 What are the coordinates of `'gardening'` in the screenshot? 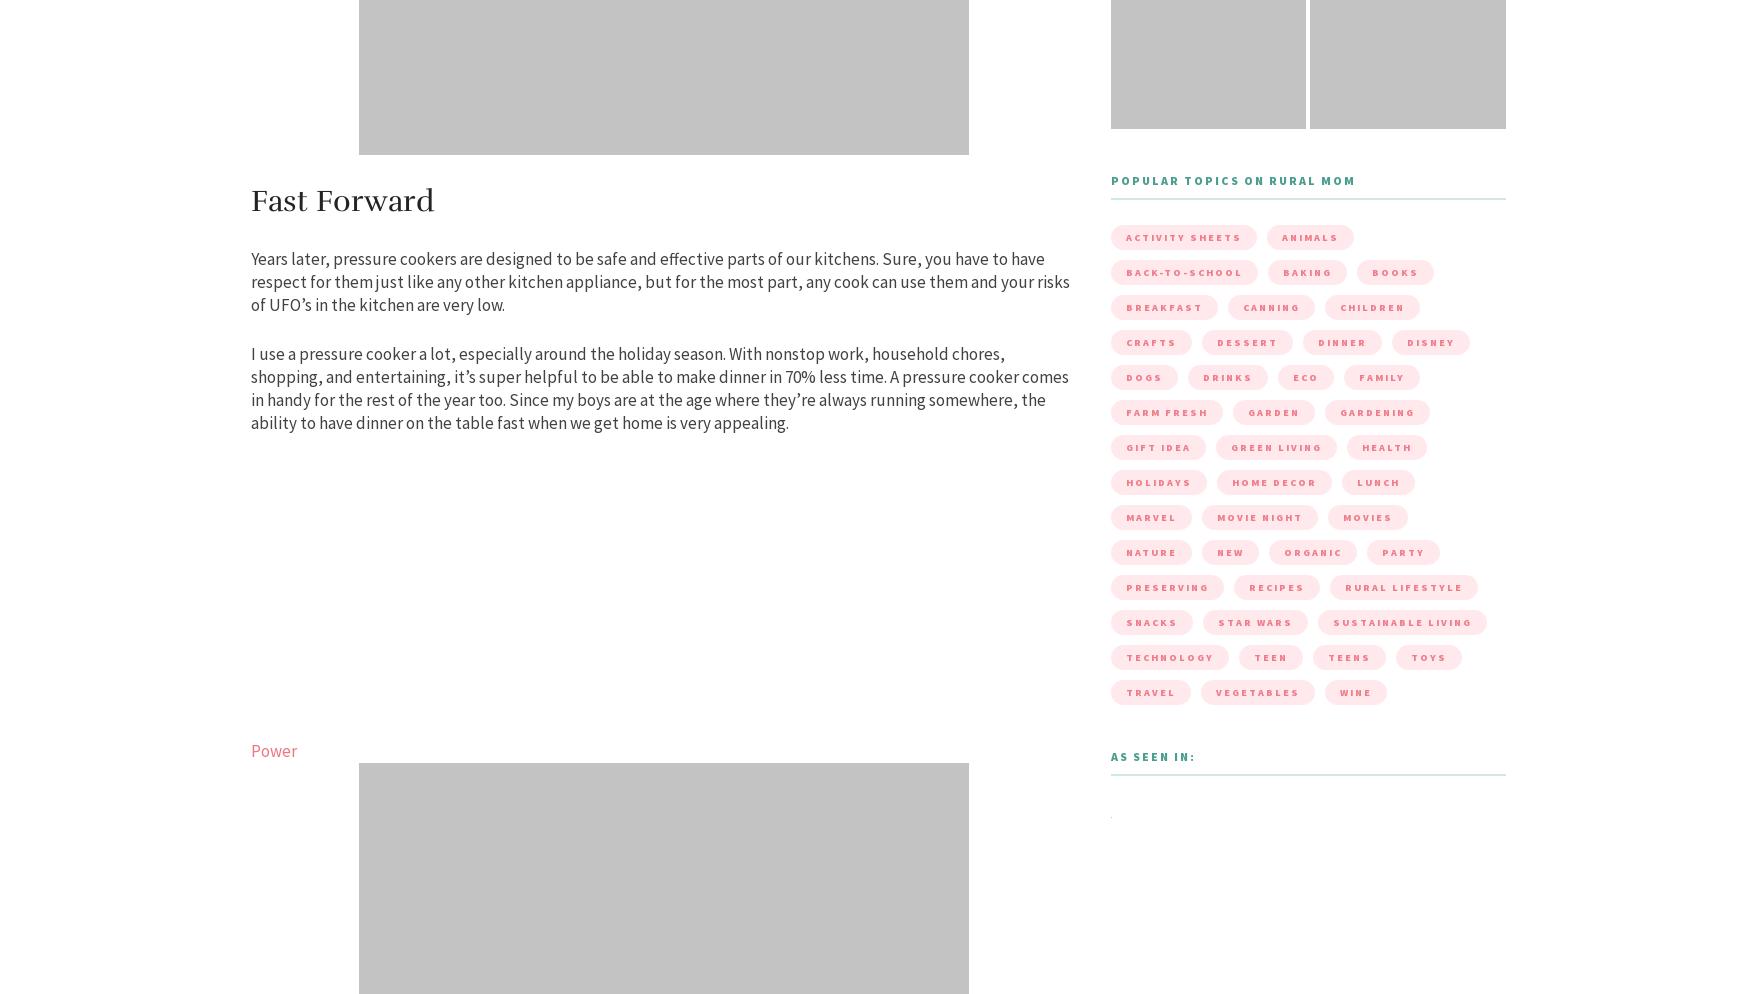 It's located at (1376, 411).